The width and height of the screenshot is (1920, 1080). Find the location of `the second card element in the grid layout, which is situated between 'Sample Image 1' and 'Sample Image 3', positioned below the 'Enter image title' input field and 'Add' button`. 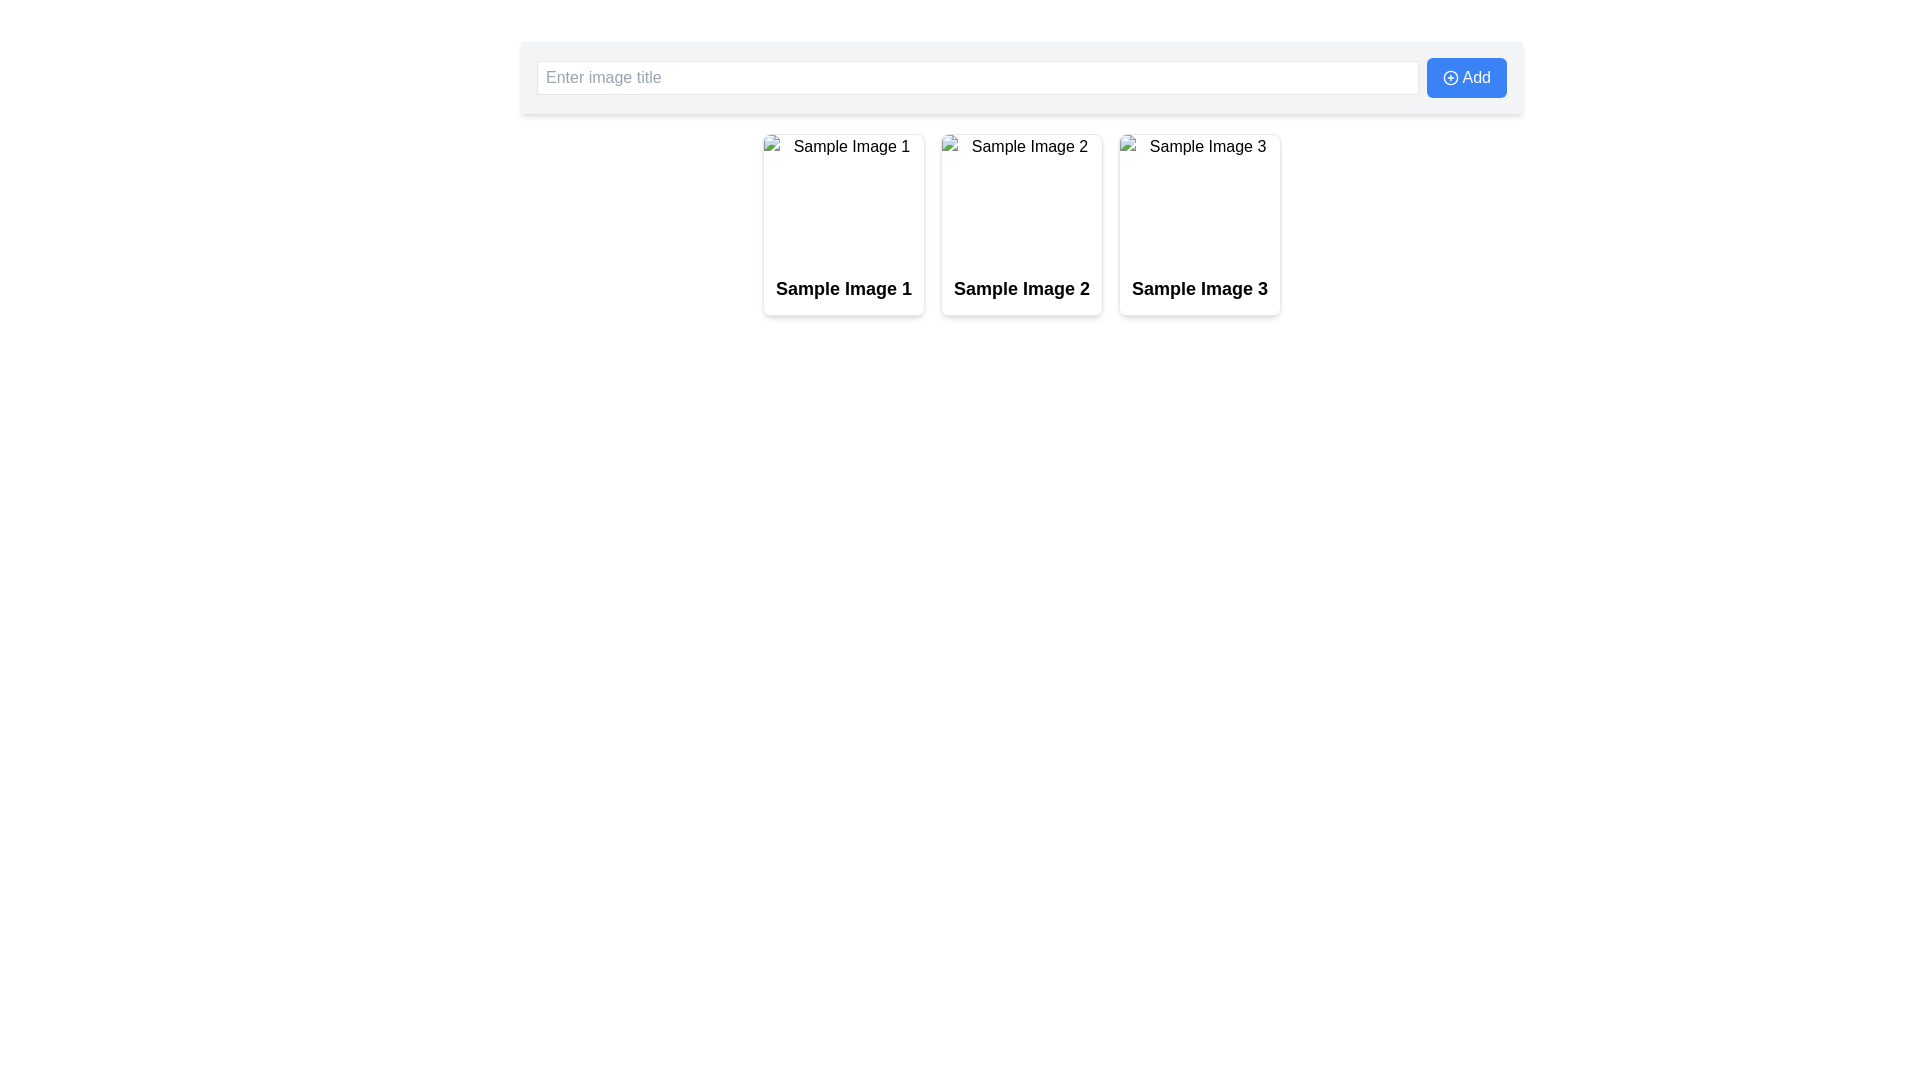

the second card element in the grid layout, which is situated between 'Sample Image 1' and 'Sample Image 3', positioned below the 'Enter image title' input field and 'Add' button is located at coordinates (1022, 224).